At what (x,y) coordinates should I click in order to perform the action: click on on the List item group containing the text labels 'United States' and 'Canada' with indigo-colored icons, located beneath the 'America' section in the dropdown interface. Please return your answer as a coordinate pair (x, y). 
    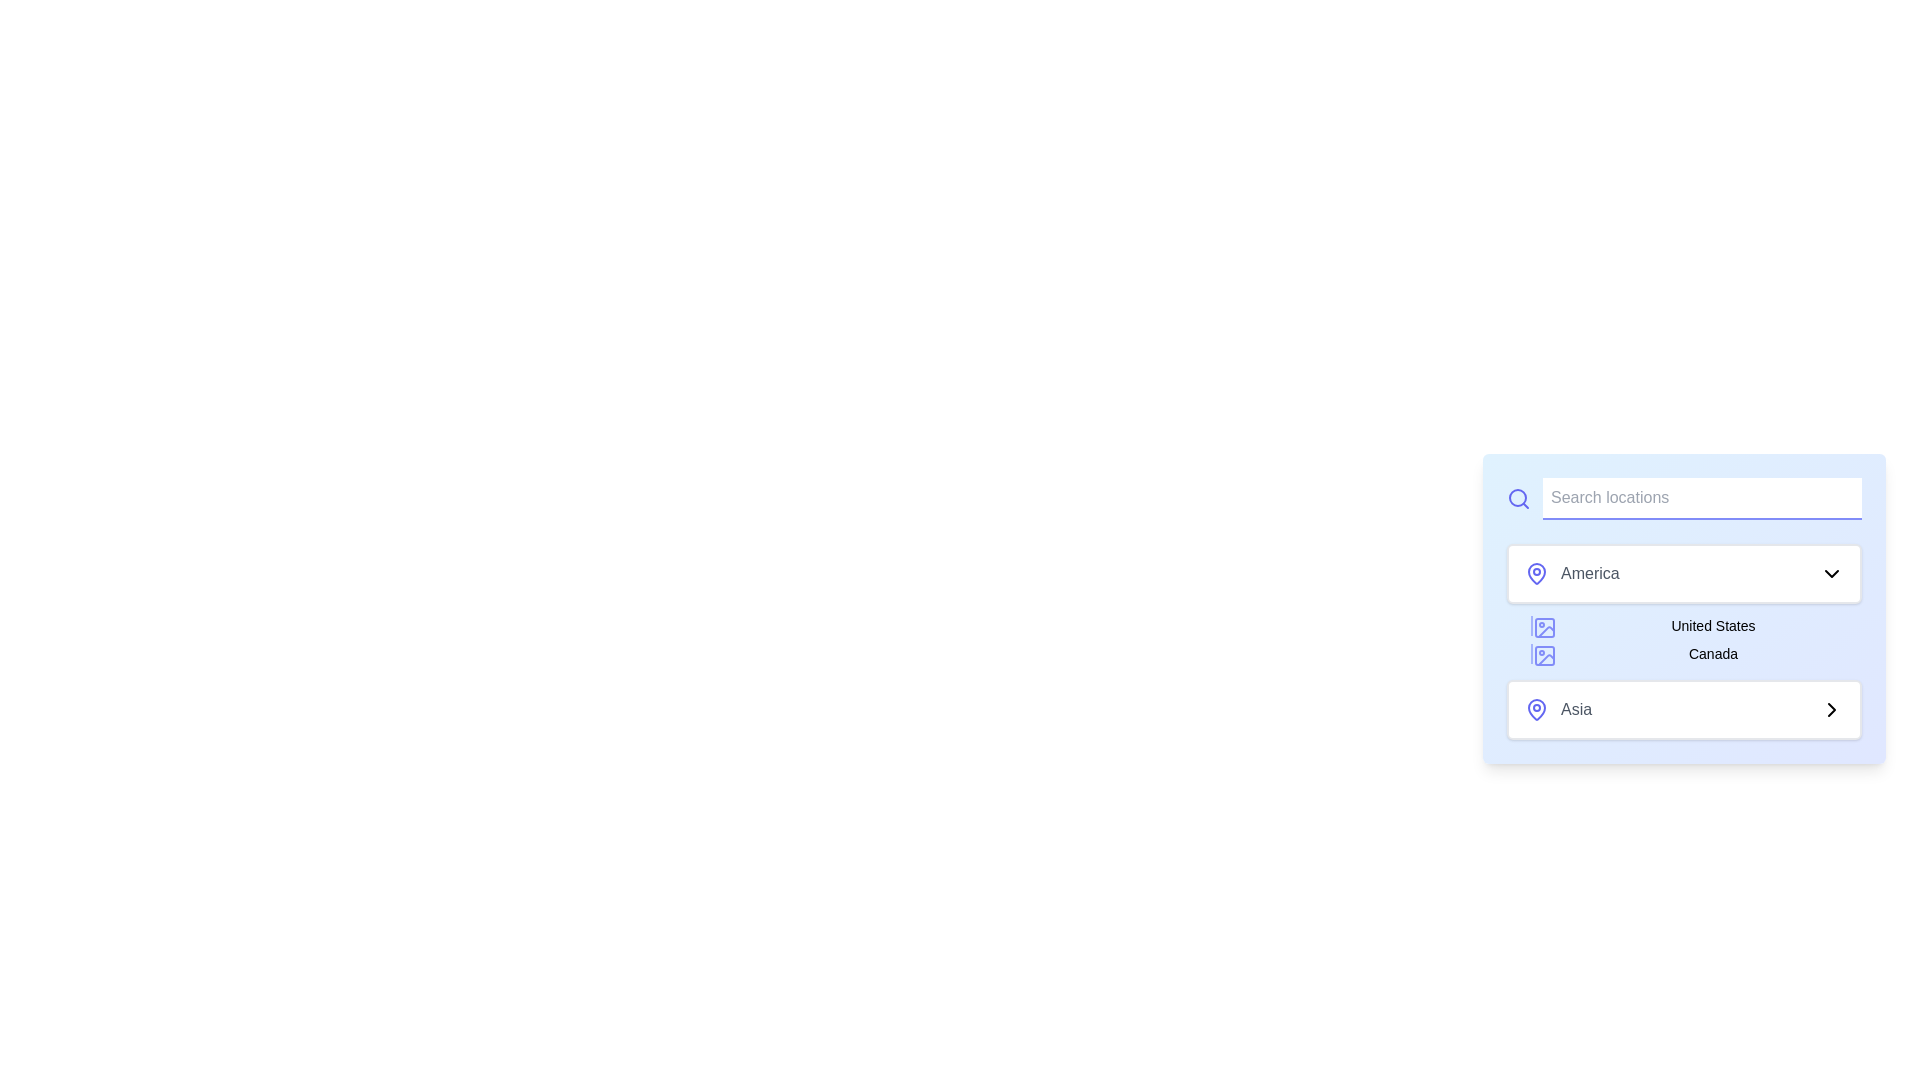
    Looking at the image, I should click on (1683, 640).